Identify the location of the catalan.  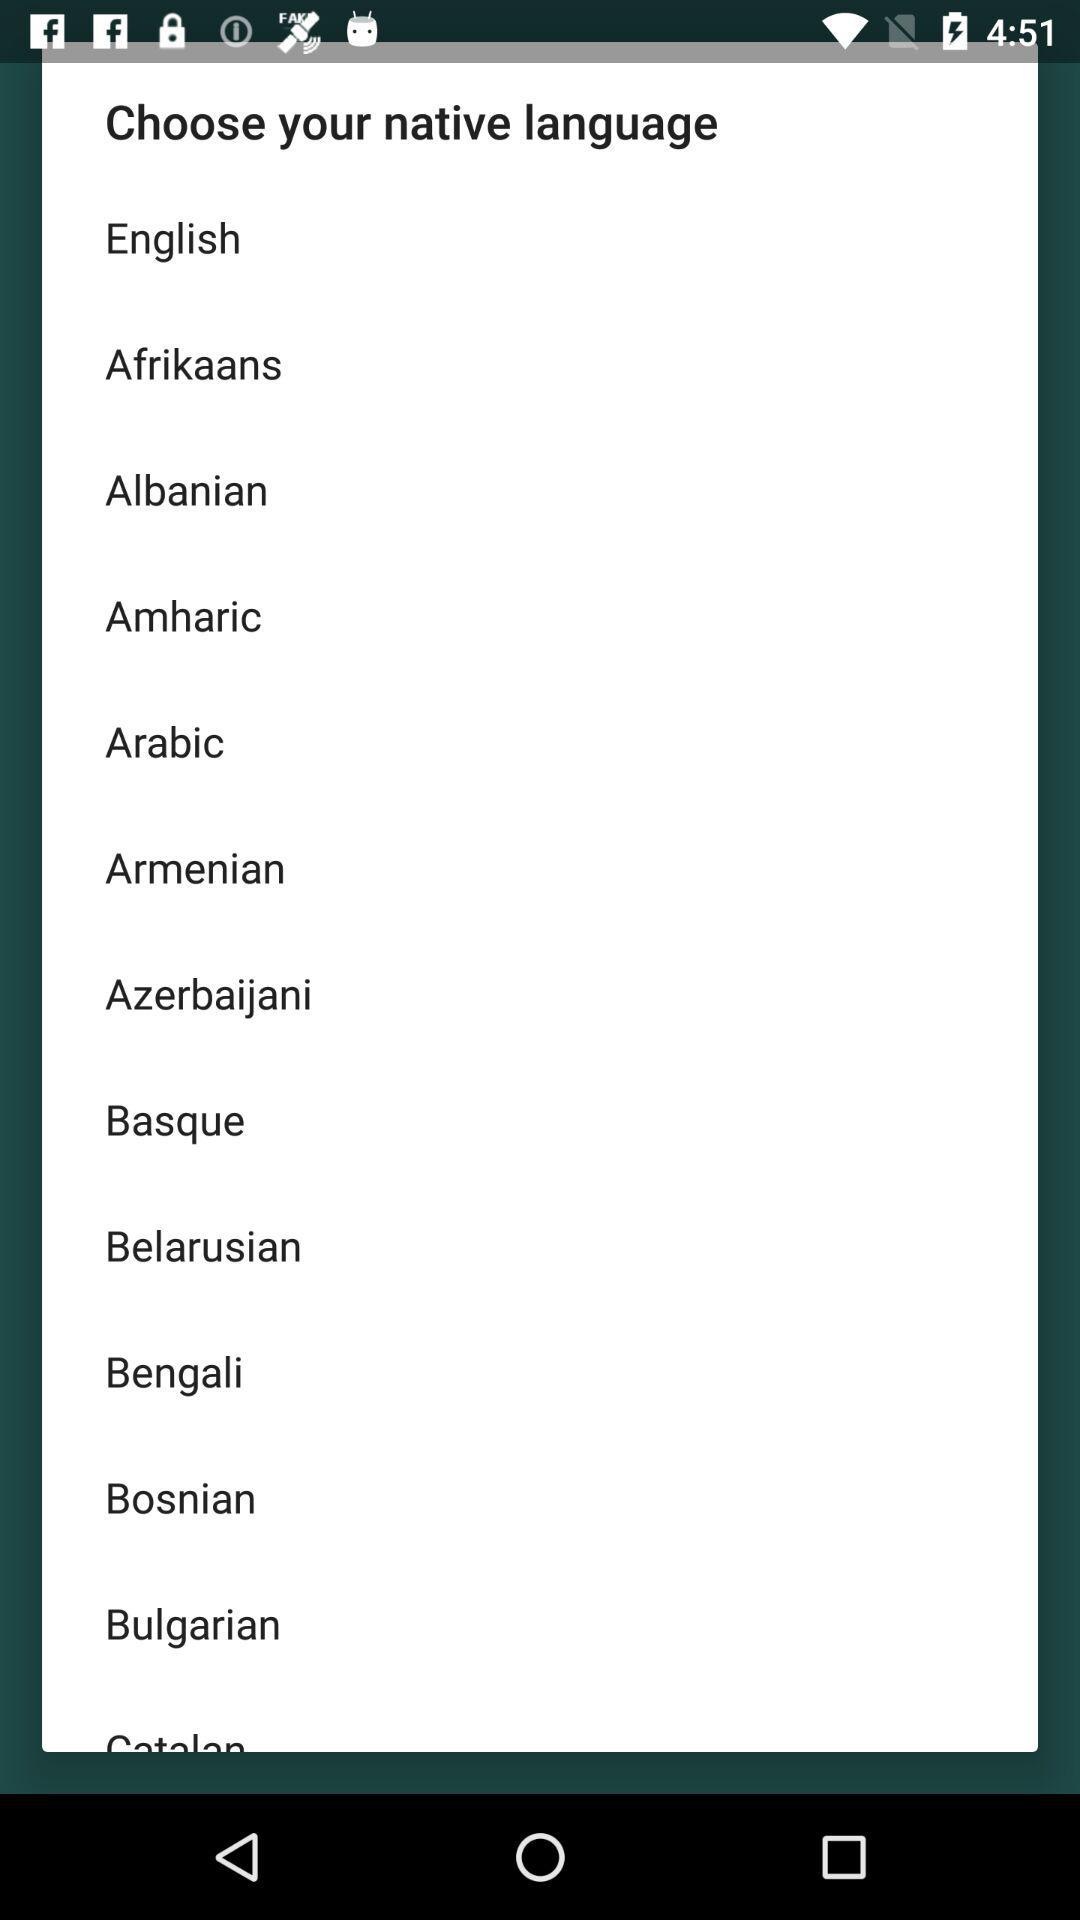
(540, 1717).